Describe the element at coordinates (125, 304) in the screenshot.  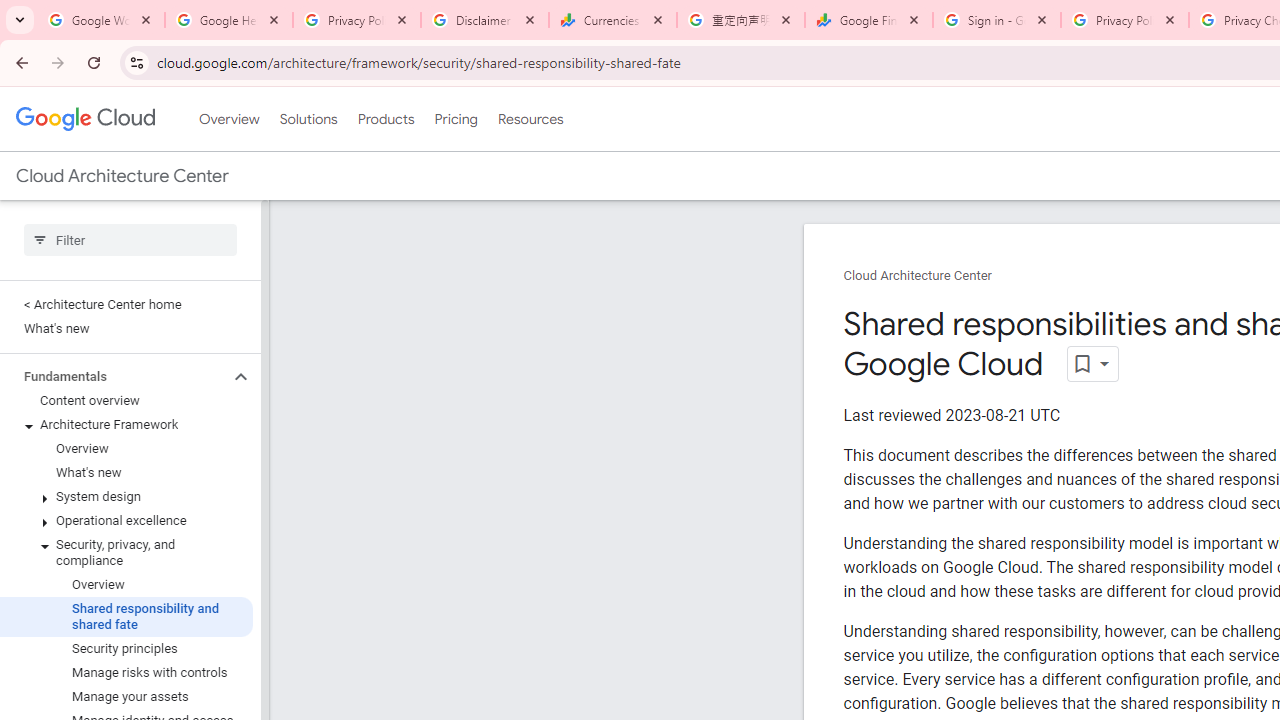
I see `'< Architecture Center home'` at that location.